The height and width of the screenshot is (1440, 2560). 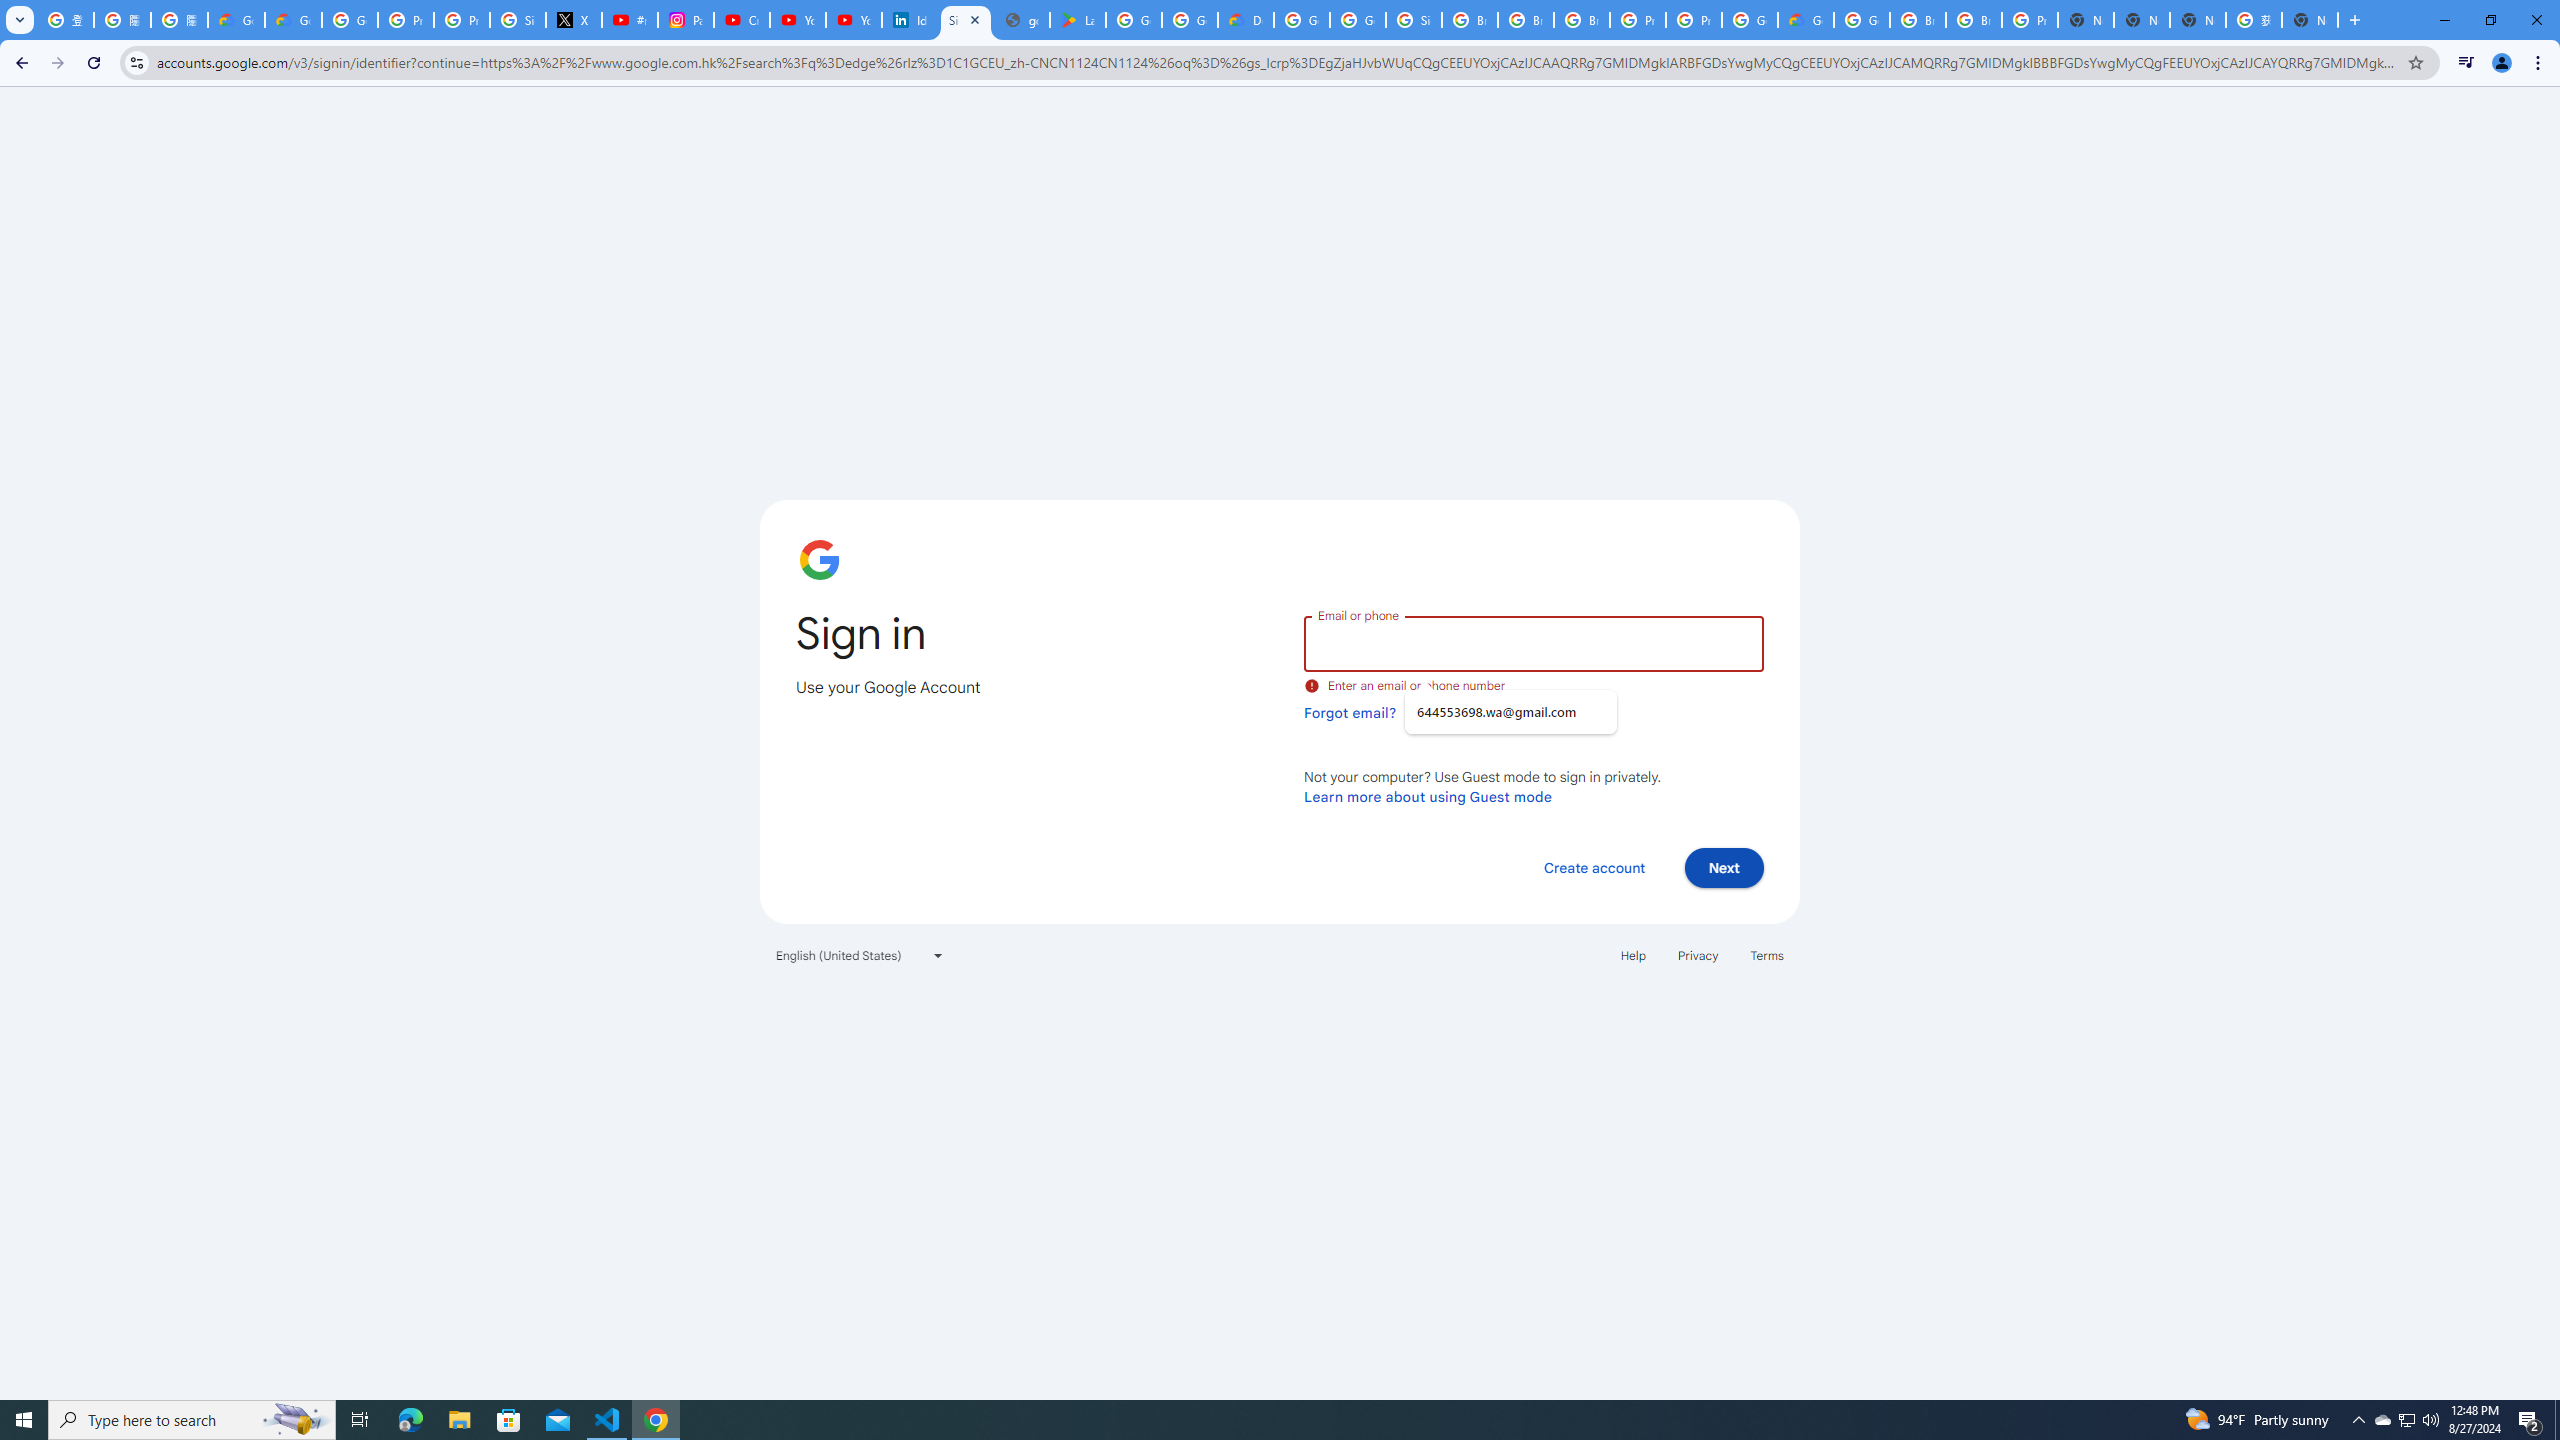 I want to click on 'Privacy Help Center - Policies Help', so click(x=461, y=19).